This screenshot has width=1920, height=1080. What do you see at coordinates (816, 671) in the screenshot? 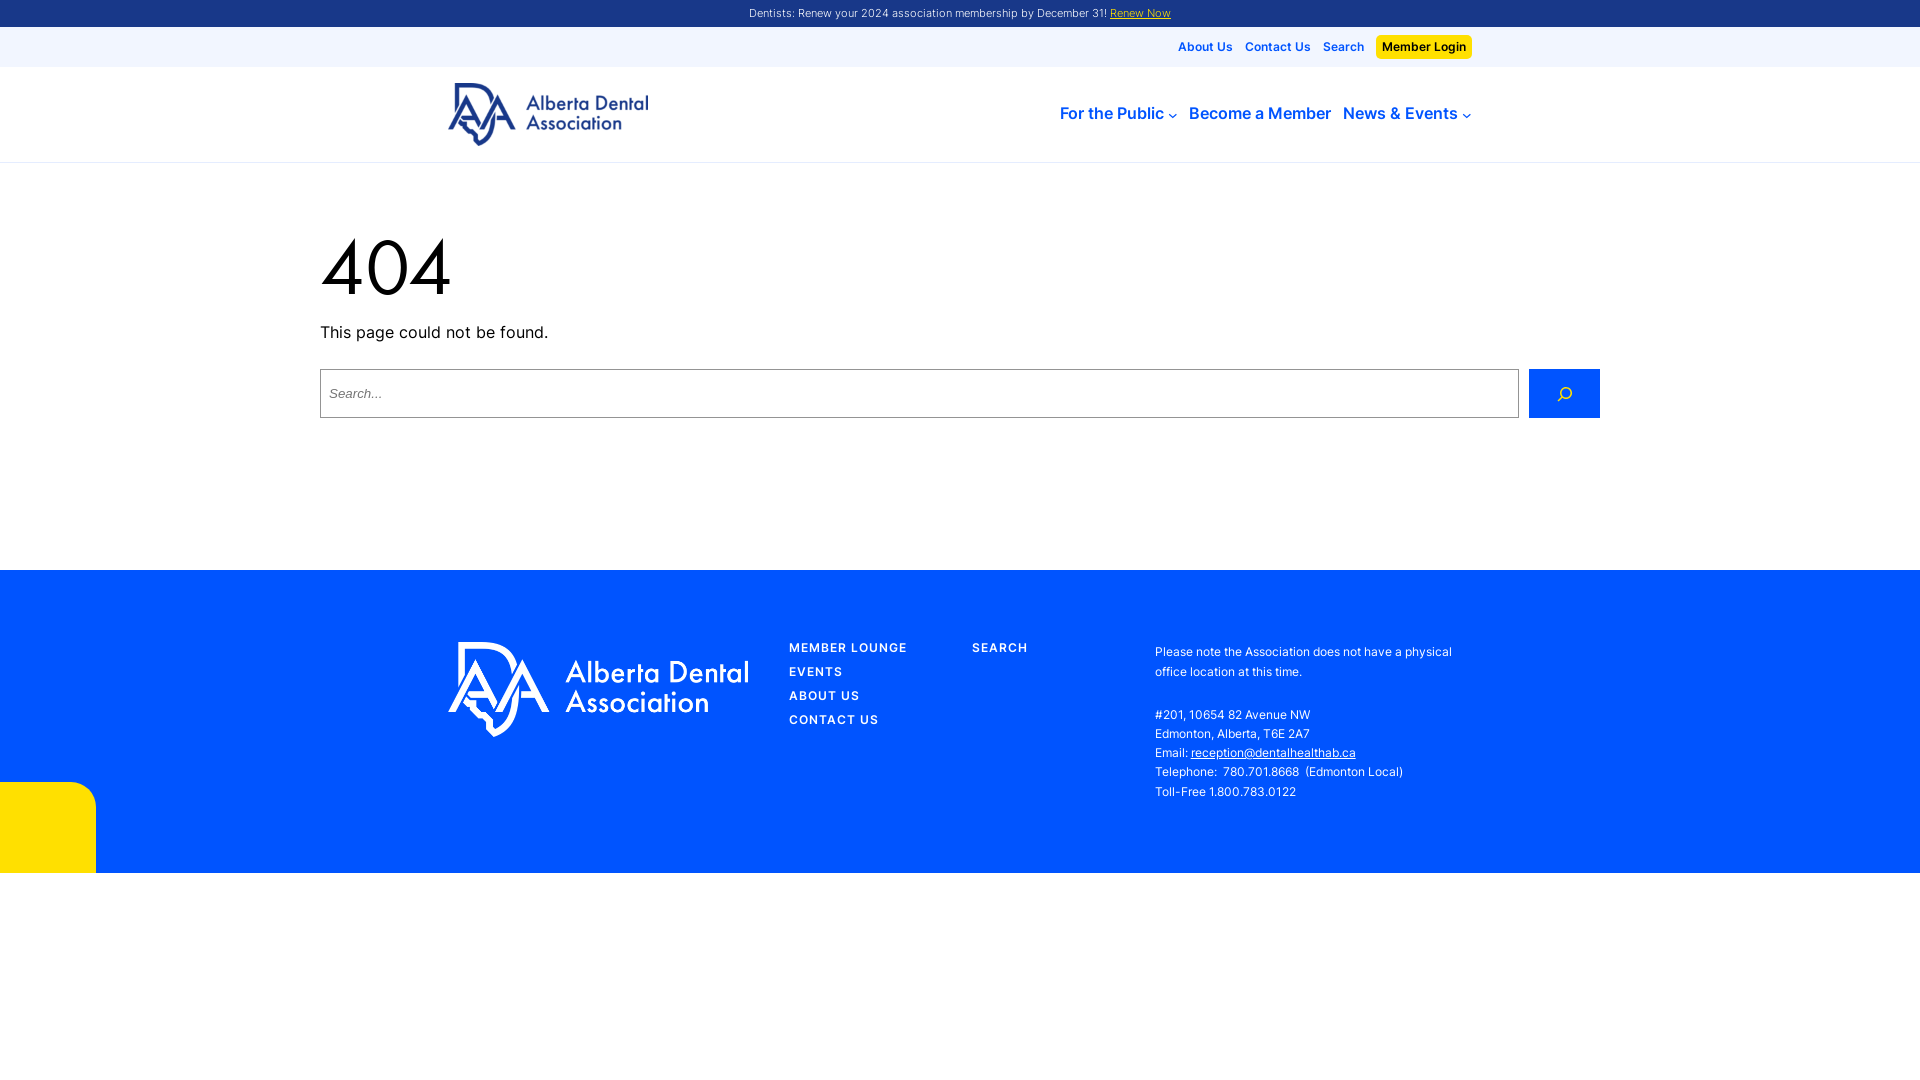
I see `'EVENTS'` at bounding box center [816, 671].